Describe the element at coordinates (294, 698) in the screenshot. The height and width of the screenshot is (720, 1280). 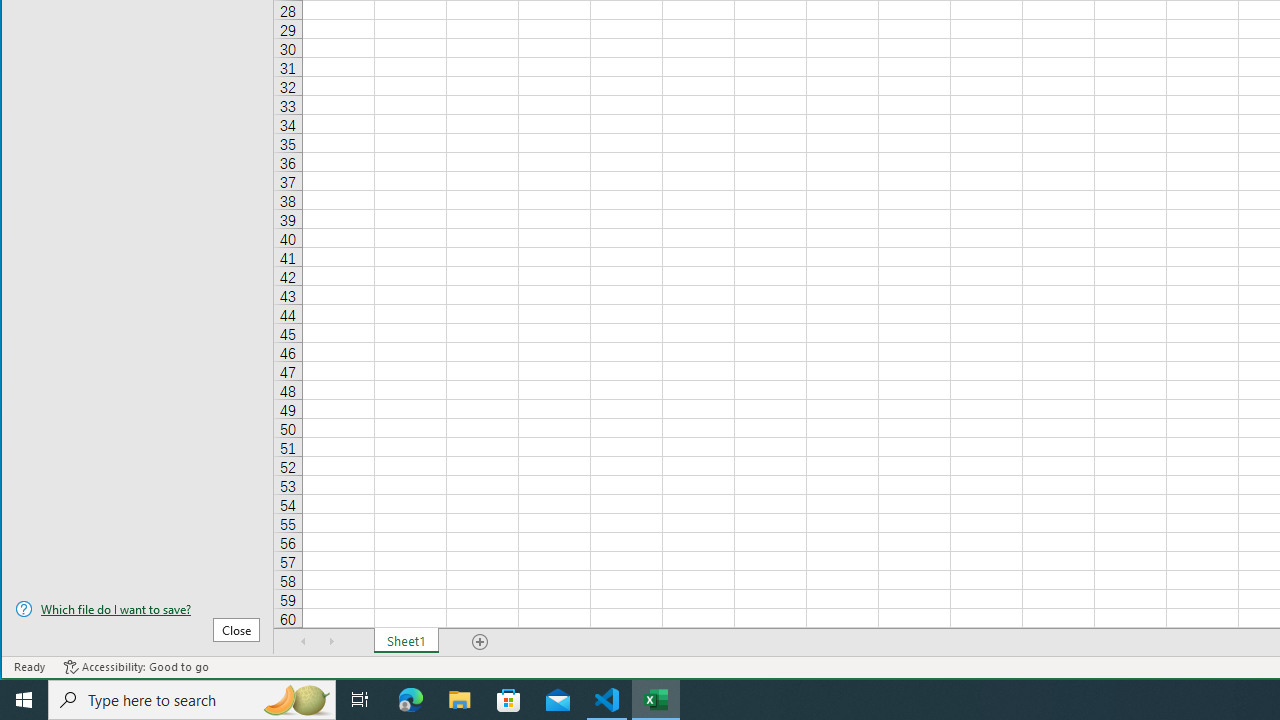
I see `'Search highlights icon opens search home window'` at that location.